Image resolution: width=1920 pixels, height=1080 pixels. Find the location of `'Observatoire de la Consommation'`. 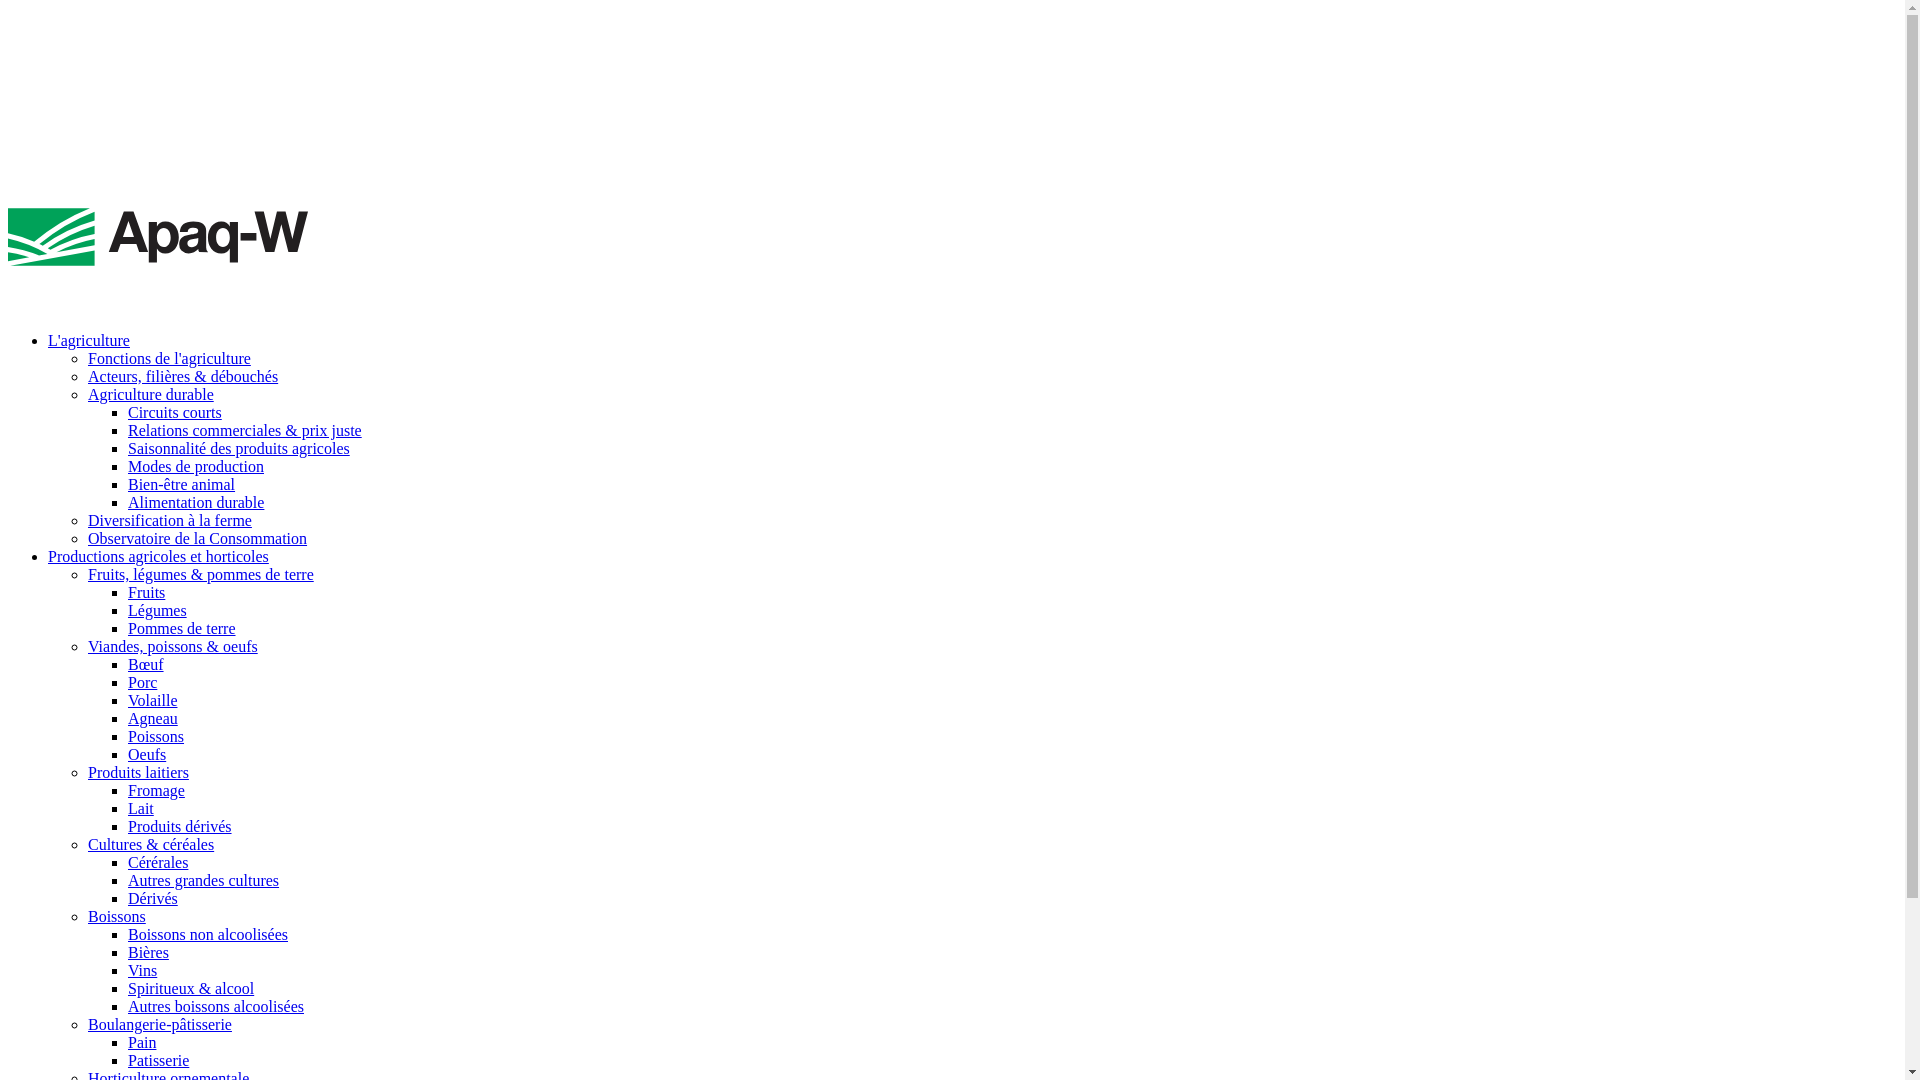

'Observatoire de la Consommation' is located at coordinates (197, 537).